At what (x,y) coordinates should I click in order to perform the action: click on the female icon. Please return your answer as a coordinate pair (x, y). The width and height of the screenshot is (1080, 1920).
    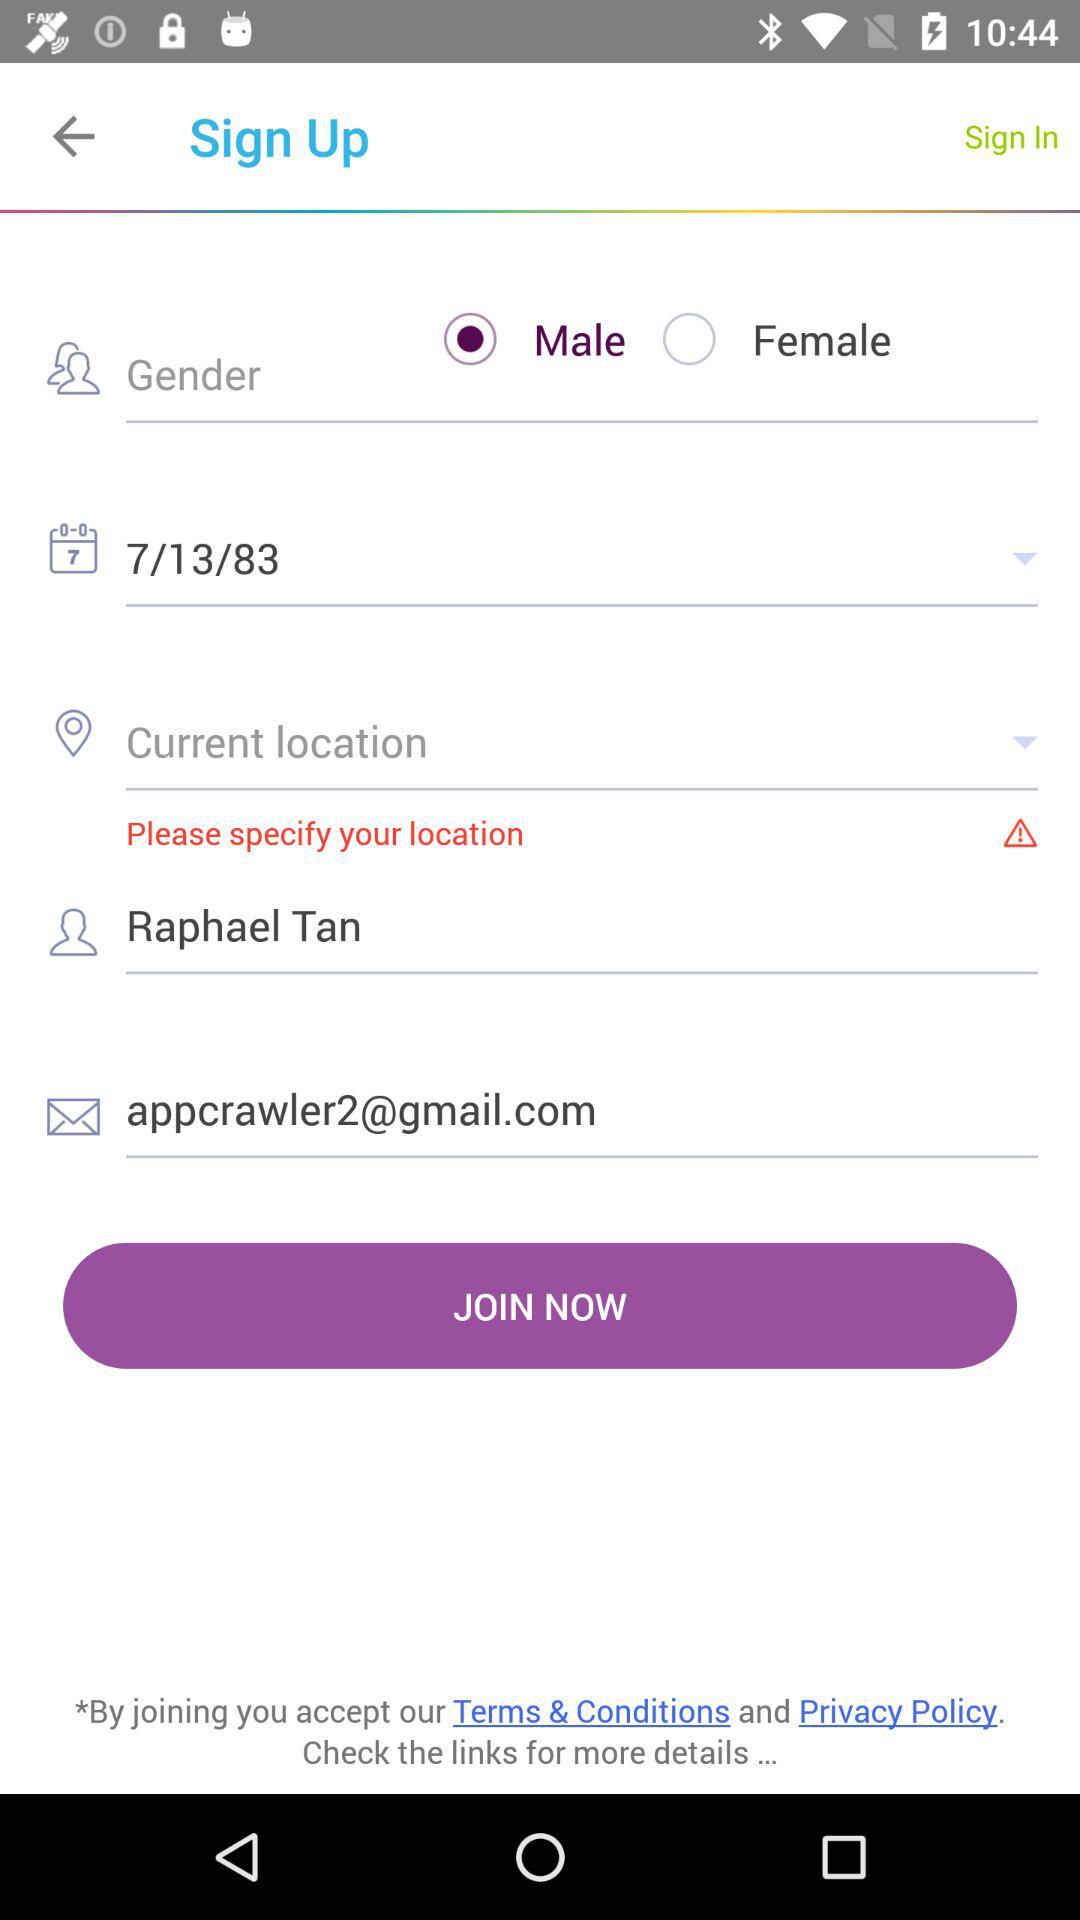
    Looking at the image, I should click on (759, 339).